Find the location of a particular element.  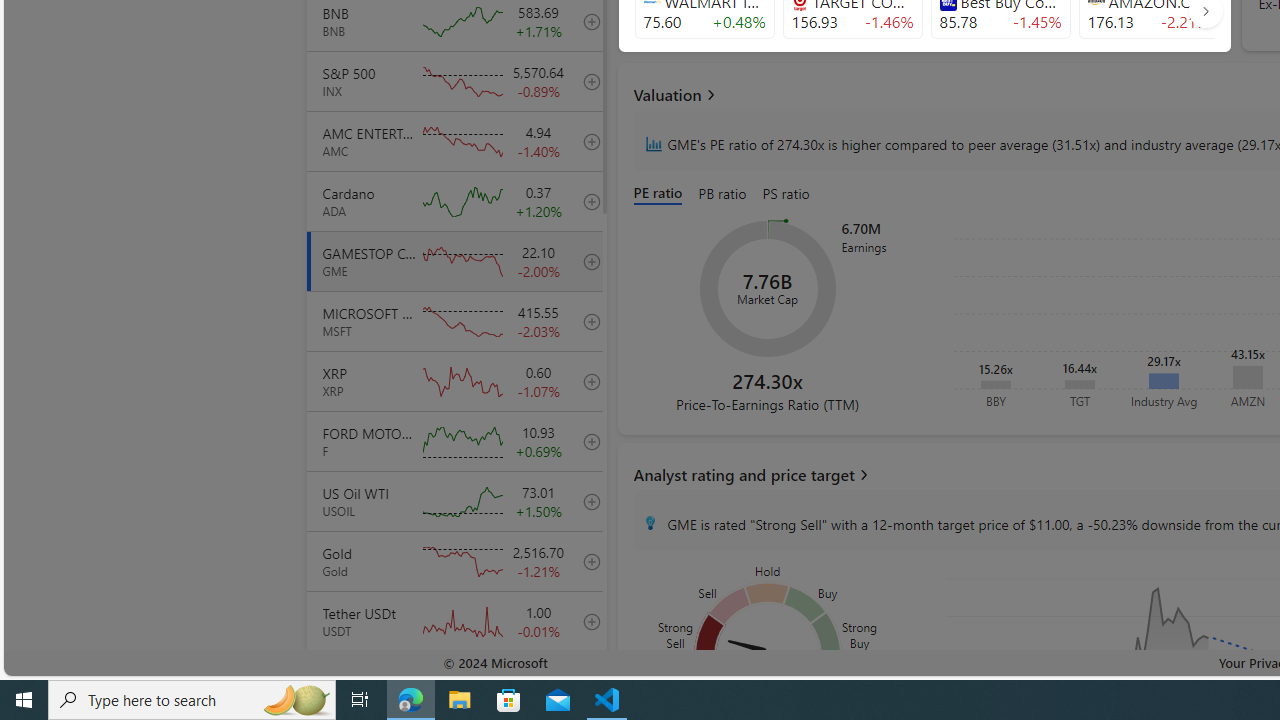

'PE ratio' is located at coordinates (662, 195).